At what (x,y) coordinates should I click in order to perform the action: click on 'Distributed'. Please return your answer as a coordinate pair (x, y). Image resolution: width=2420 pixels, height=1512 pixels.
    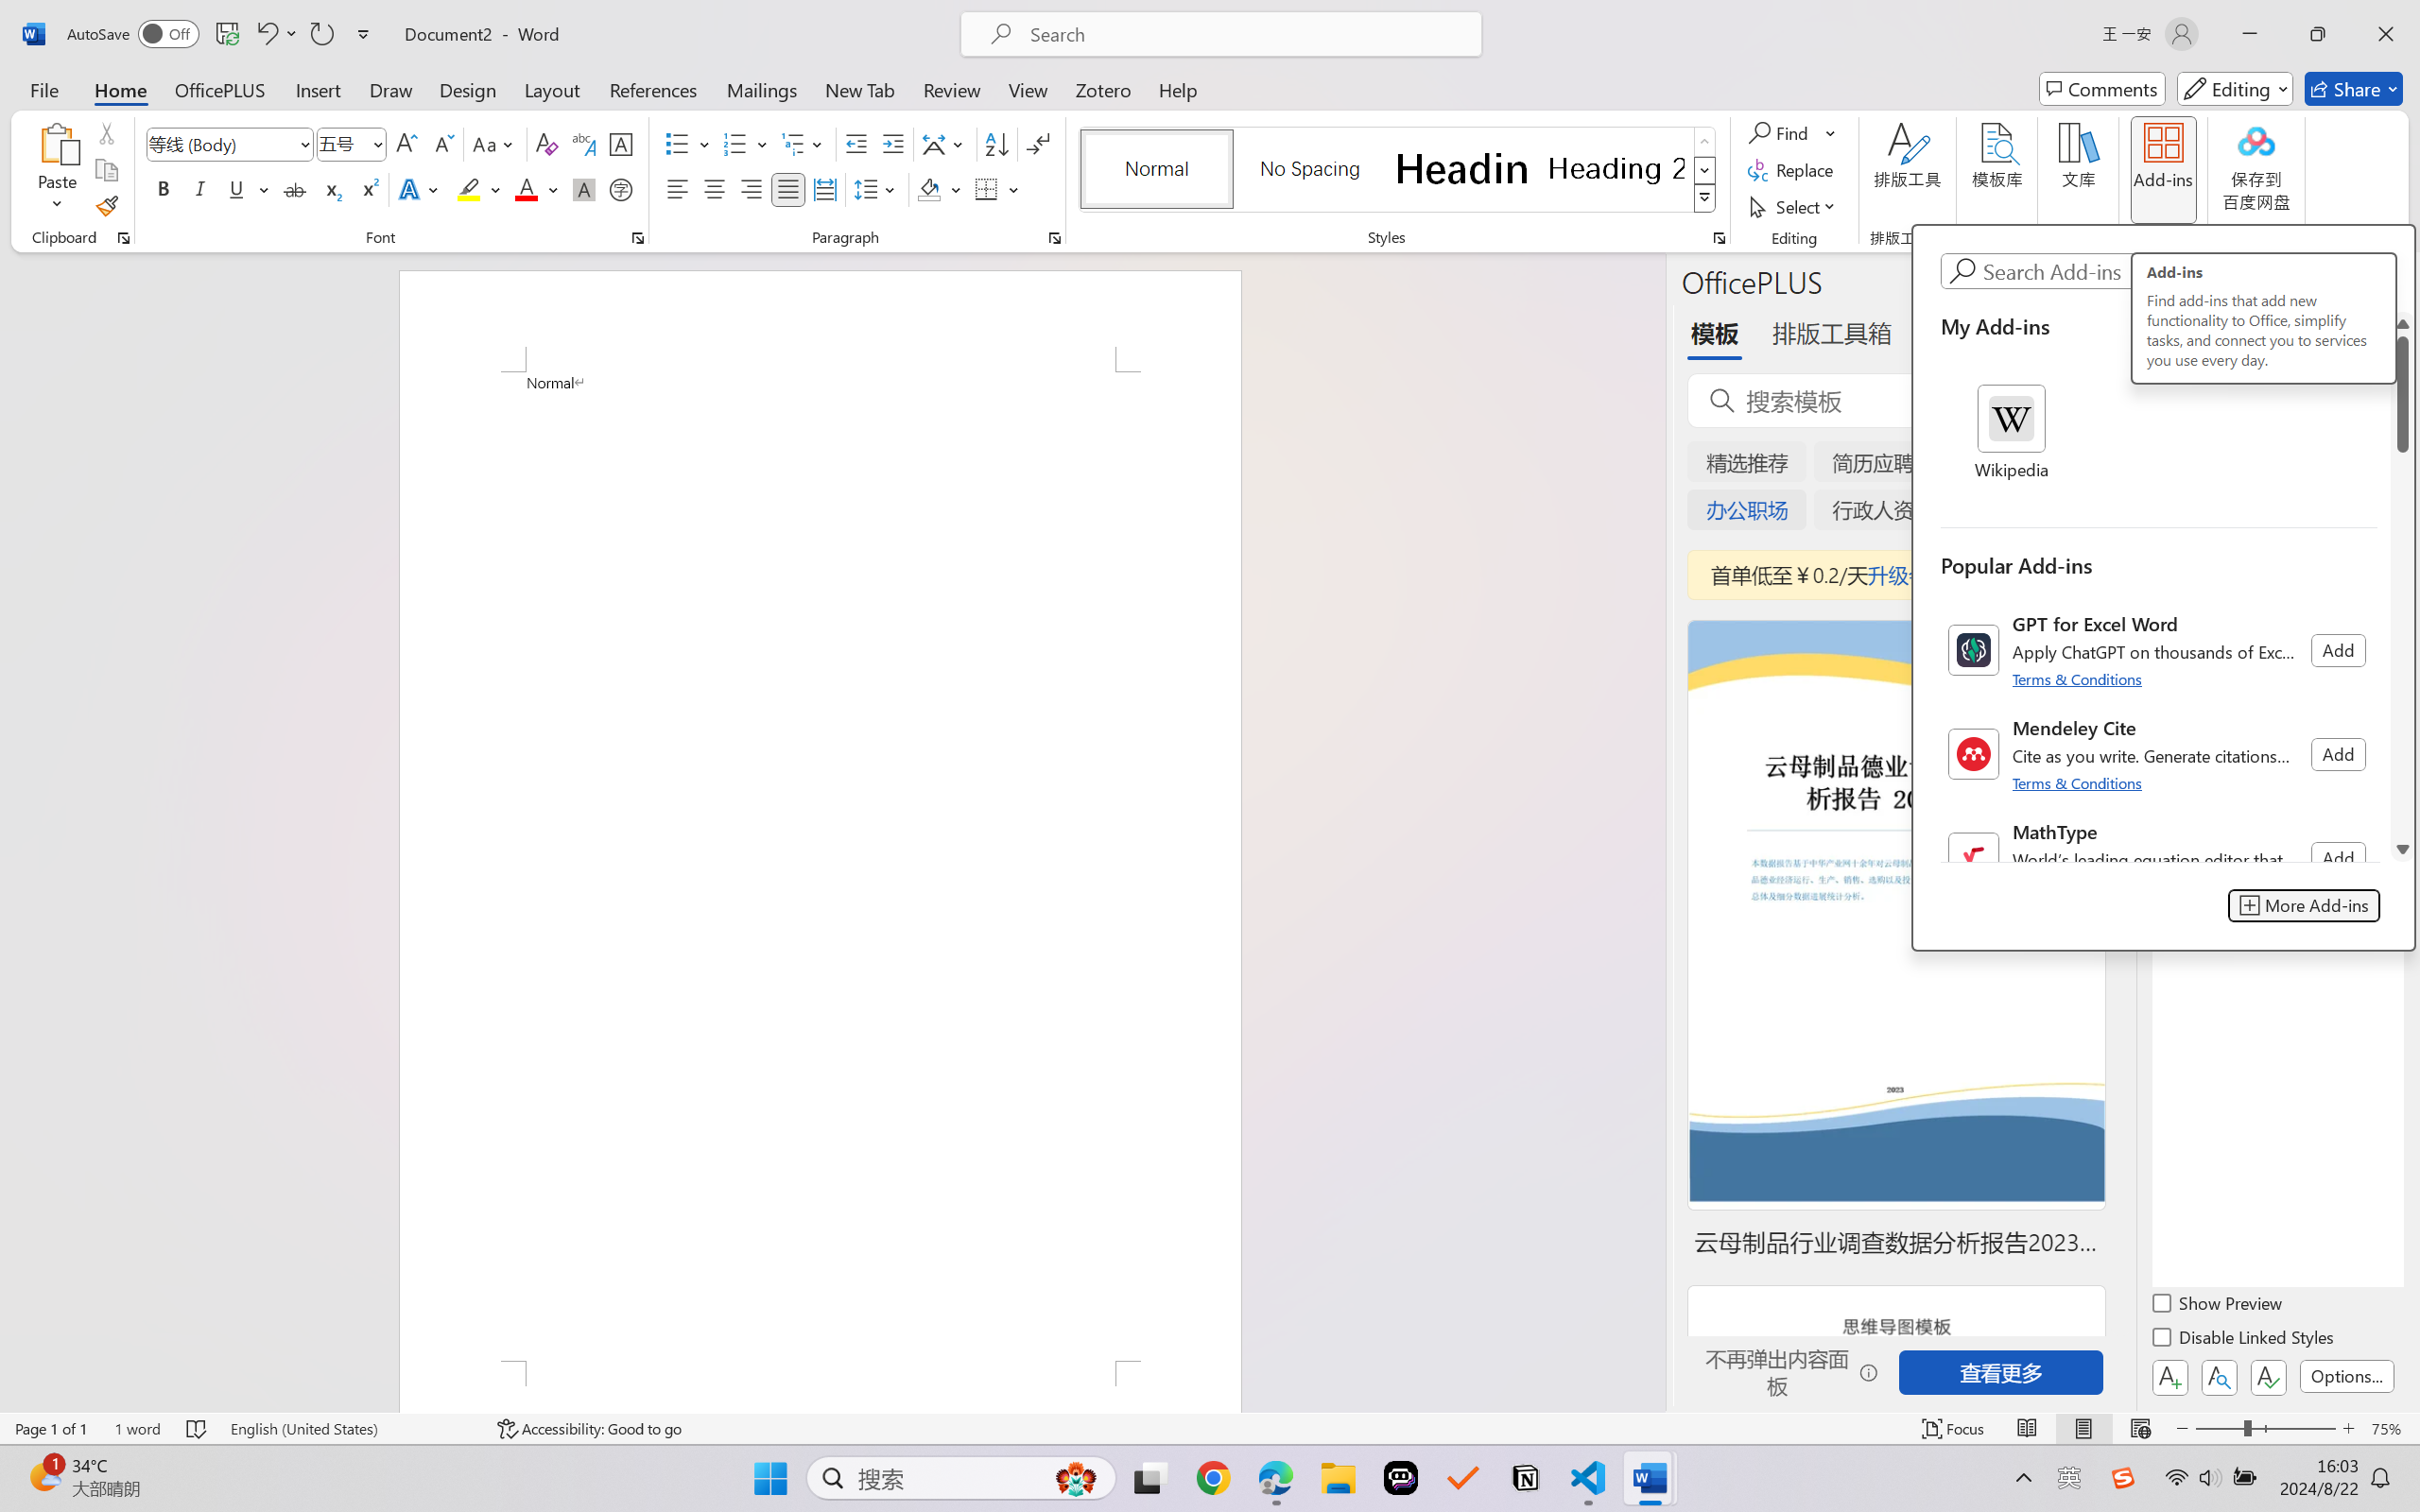
    Looking at the image, I should click on (823, 188).